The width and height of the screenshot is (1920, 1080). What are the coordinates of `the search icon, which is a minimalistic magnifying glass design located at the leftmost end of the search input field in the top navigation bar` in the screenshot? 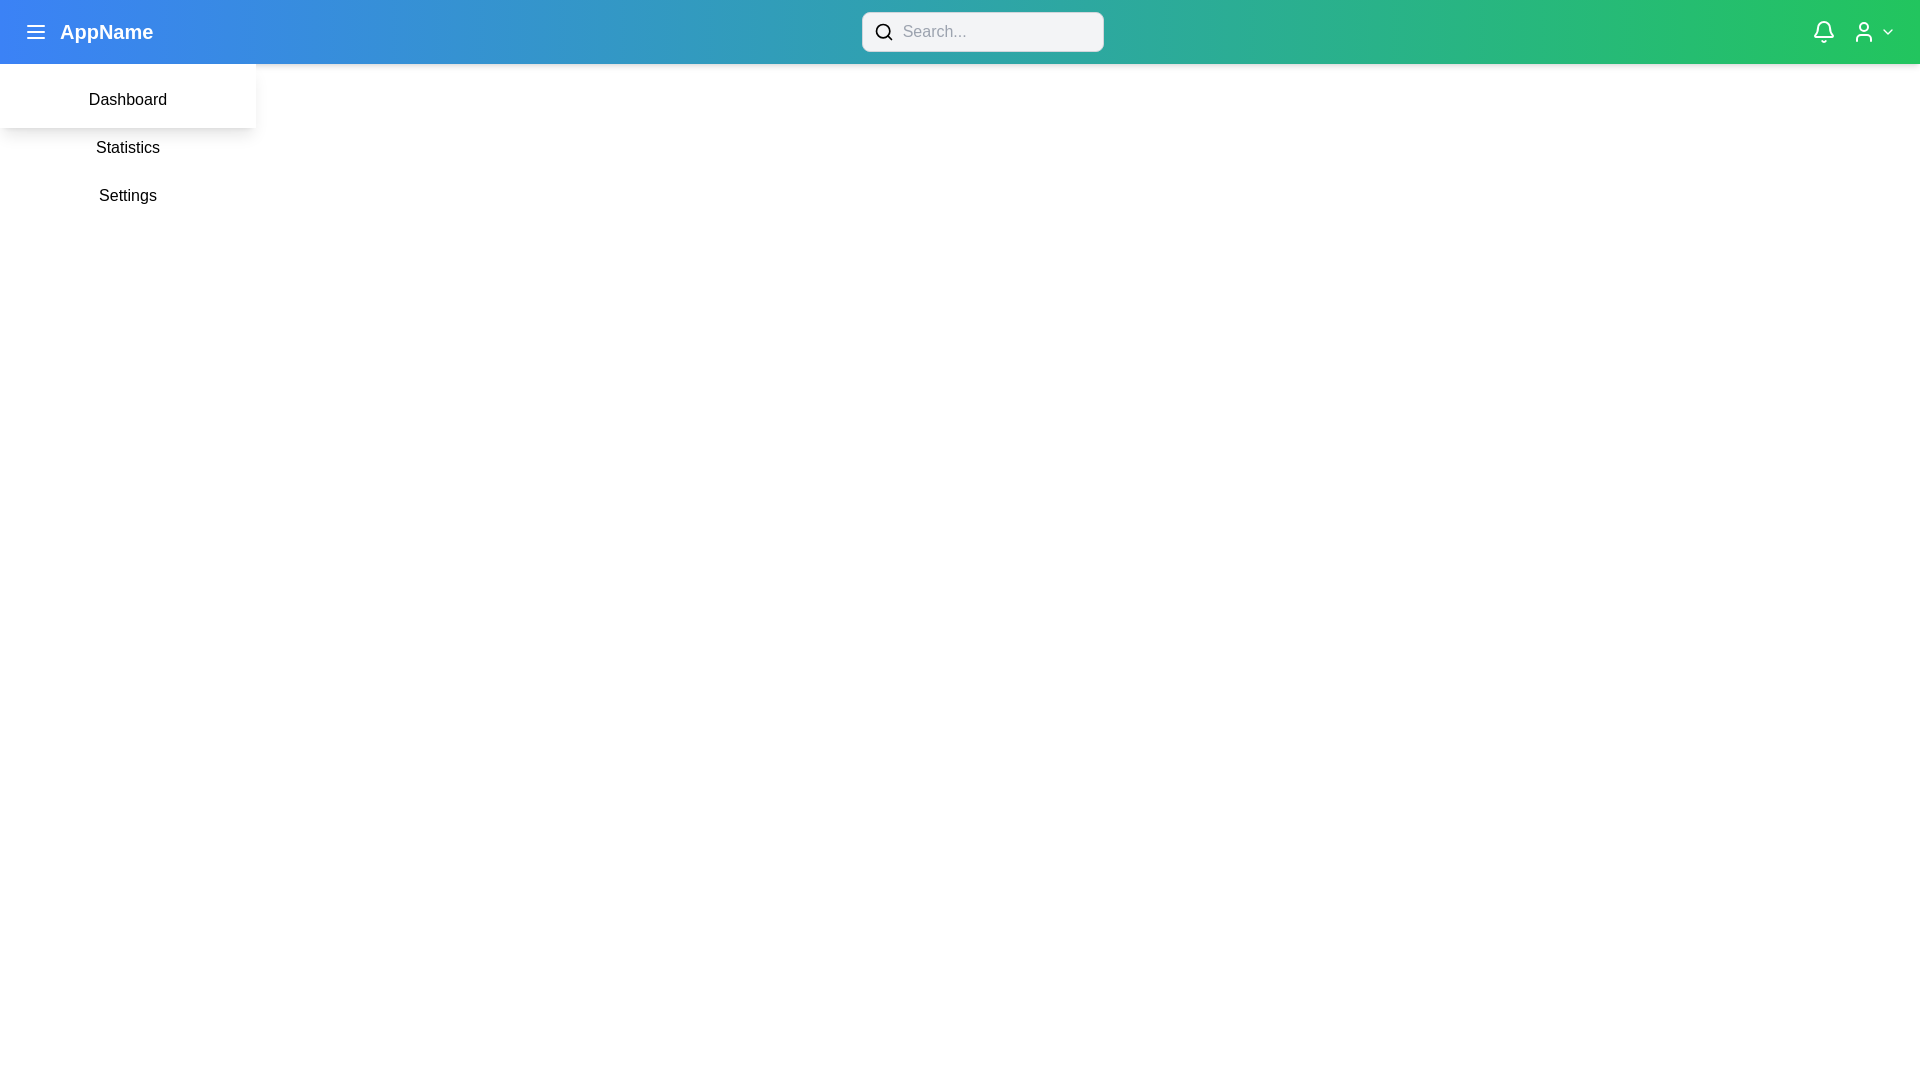 It's located at (882, 31).